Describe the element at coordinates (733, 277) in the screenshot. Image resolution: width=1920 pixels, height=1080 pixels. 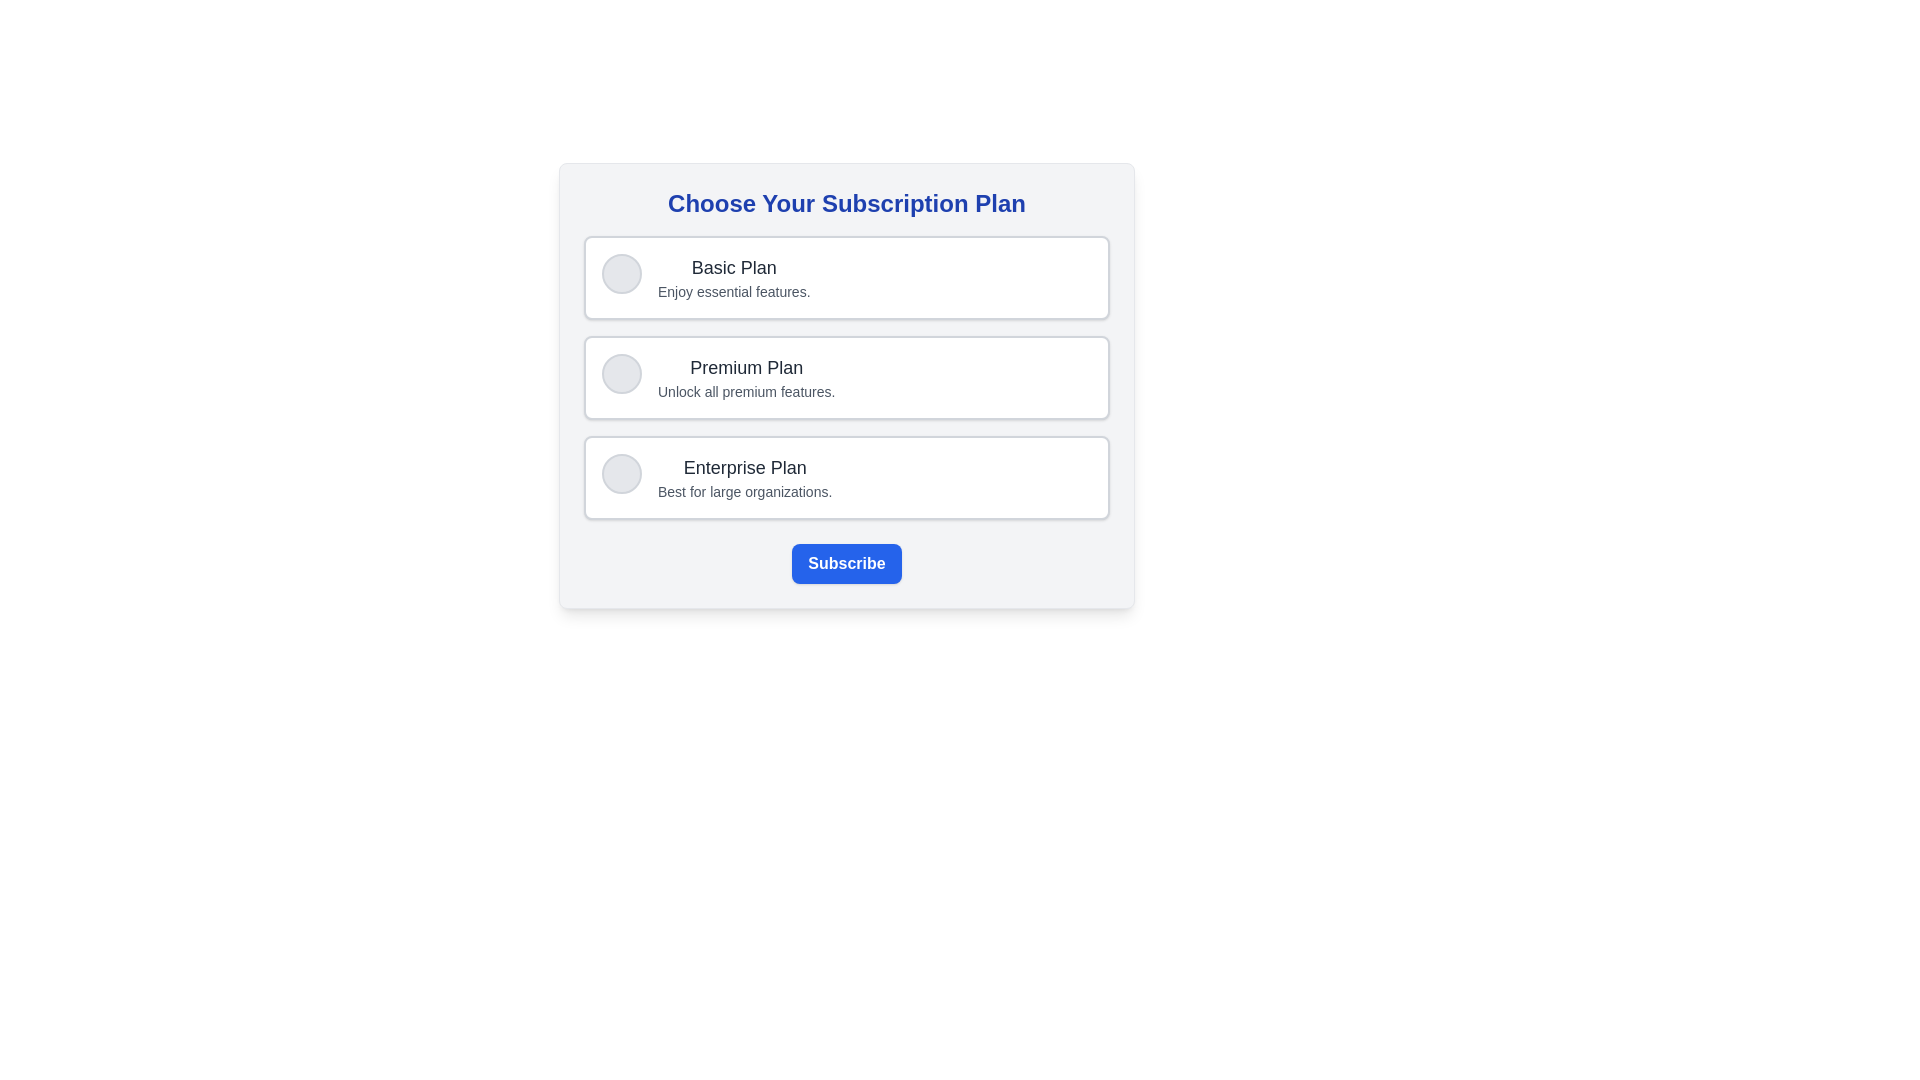
I see `text of the label providing the title and brief description for the 'Basic Plan' subscription option located beneath the section header 'Choose Your Subscription Plan'` at that location.